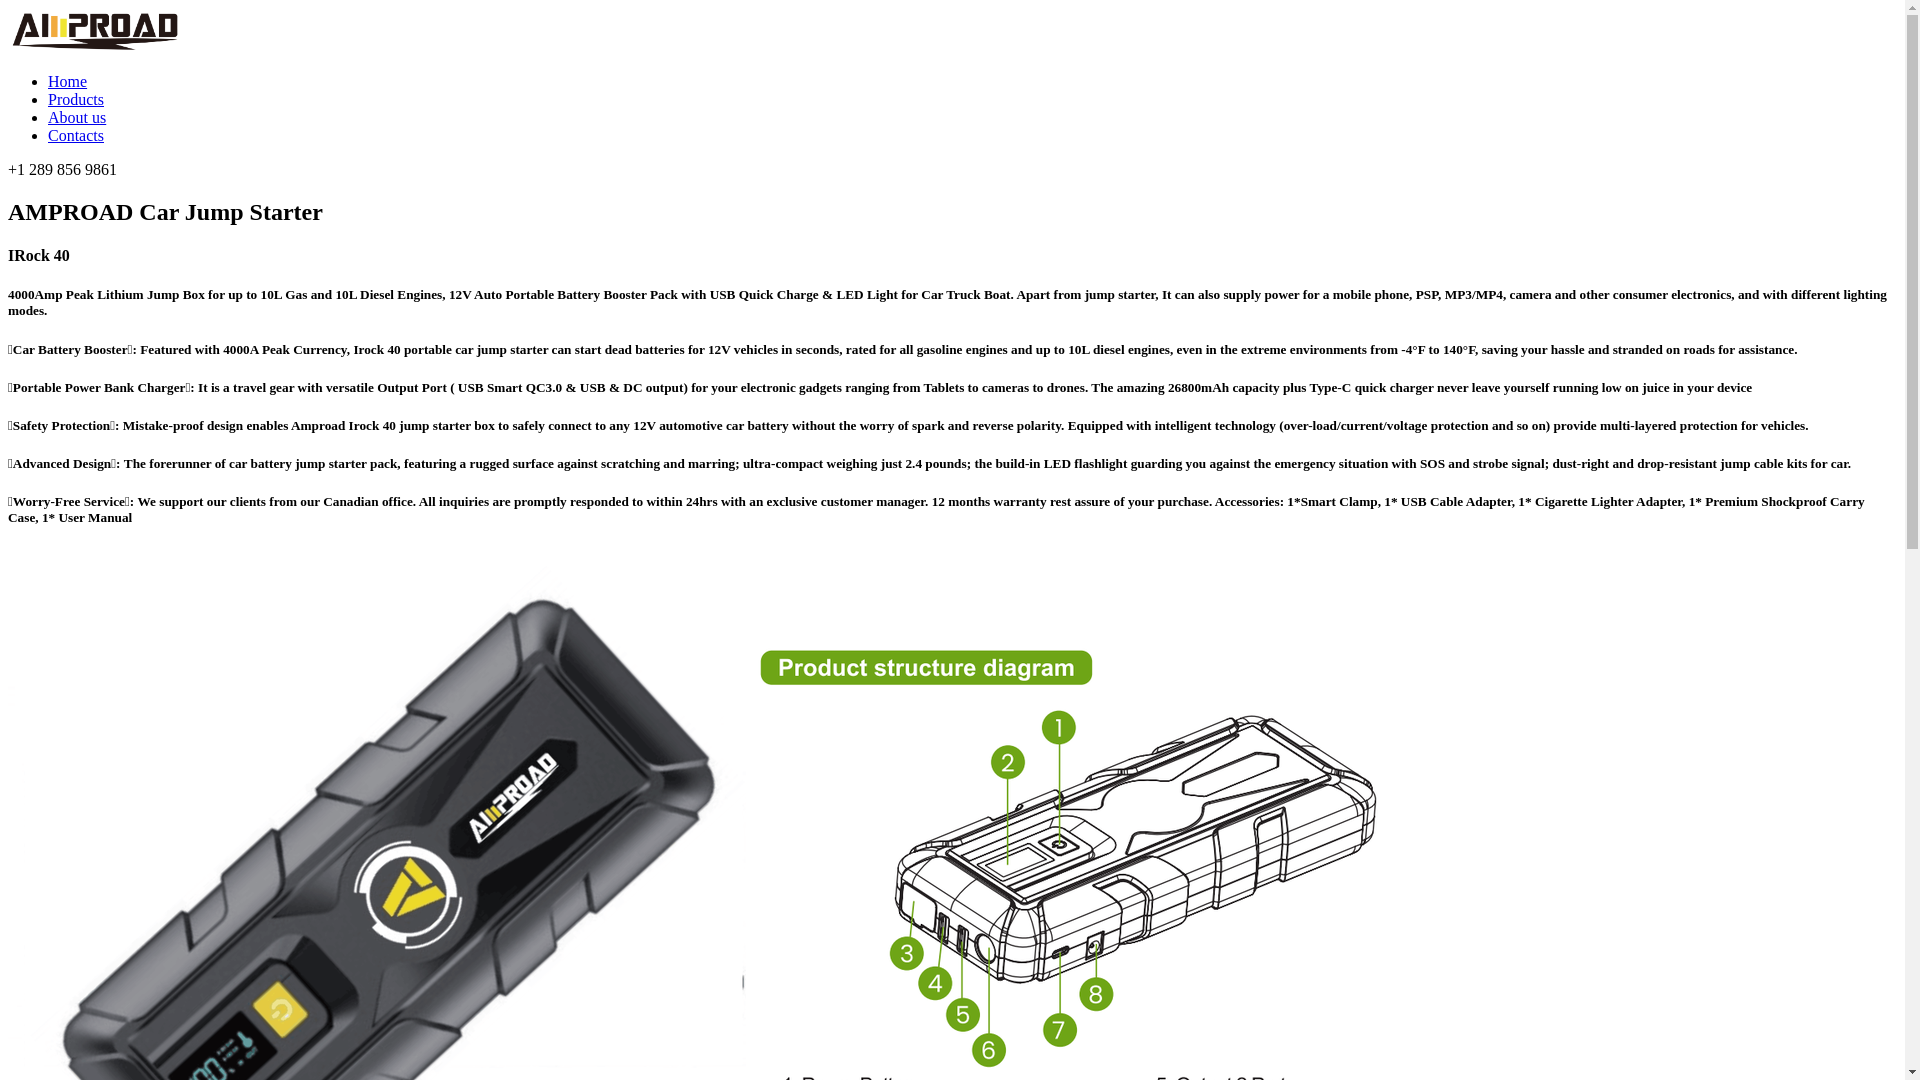 The height and width of the screenshot is (1080, 1920). Describe the element at coordinates (48, 117) in the screenshot. I see `'About us'` at that location.